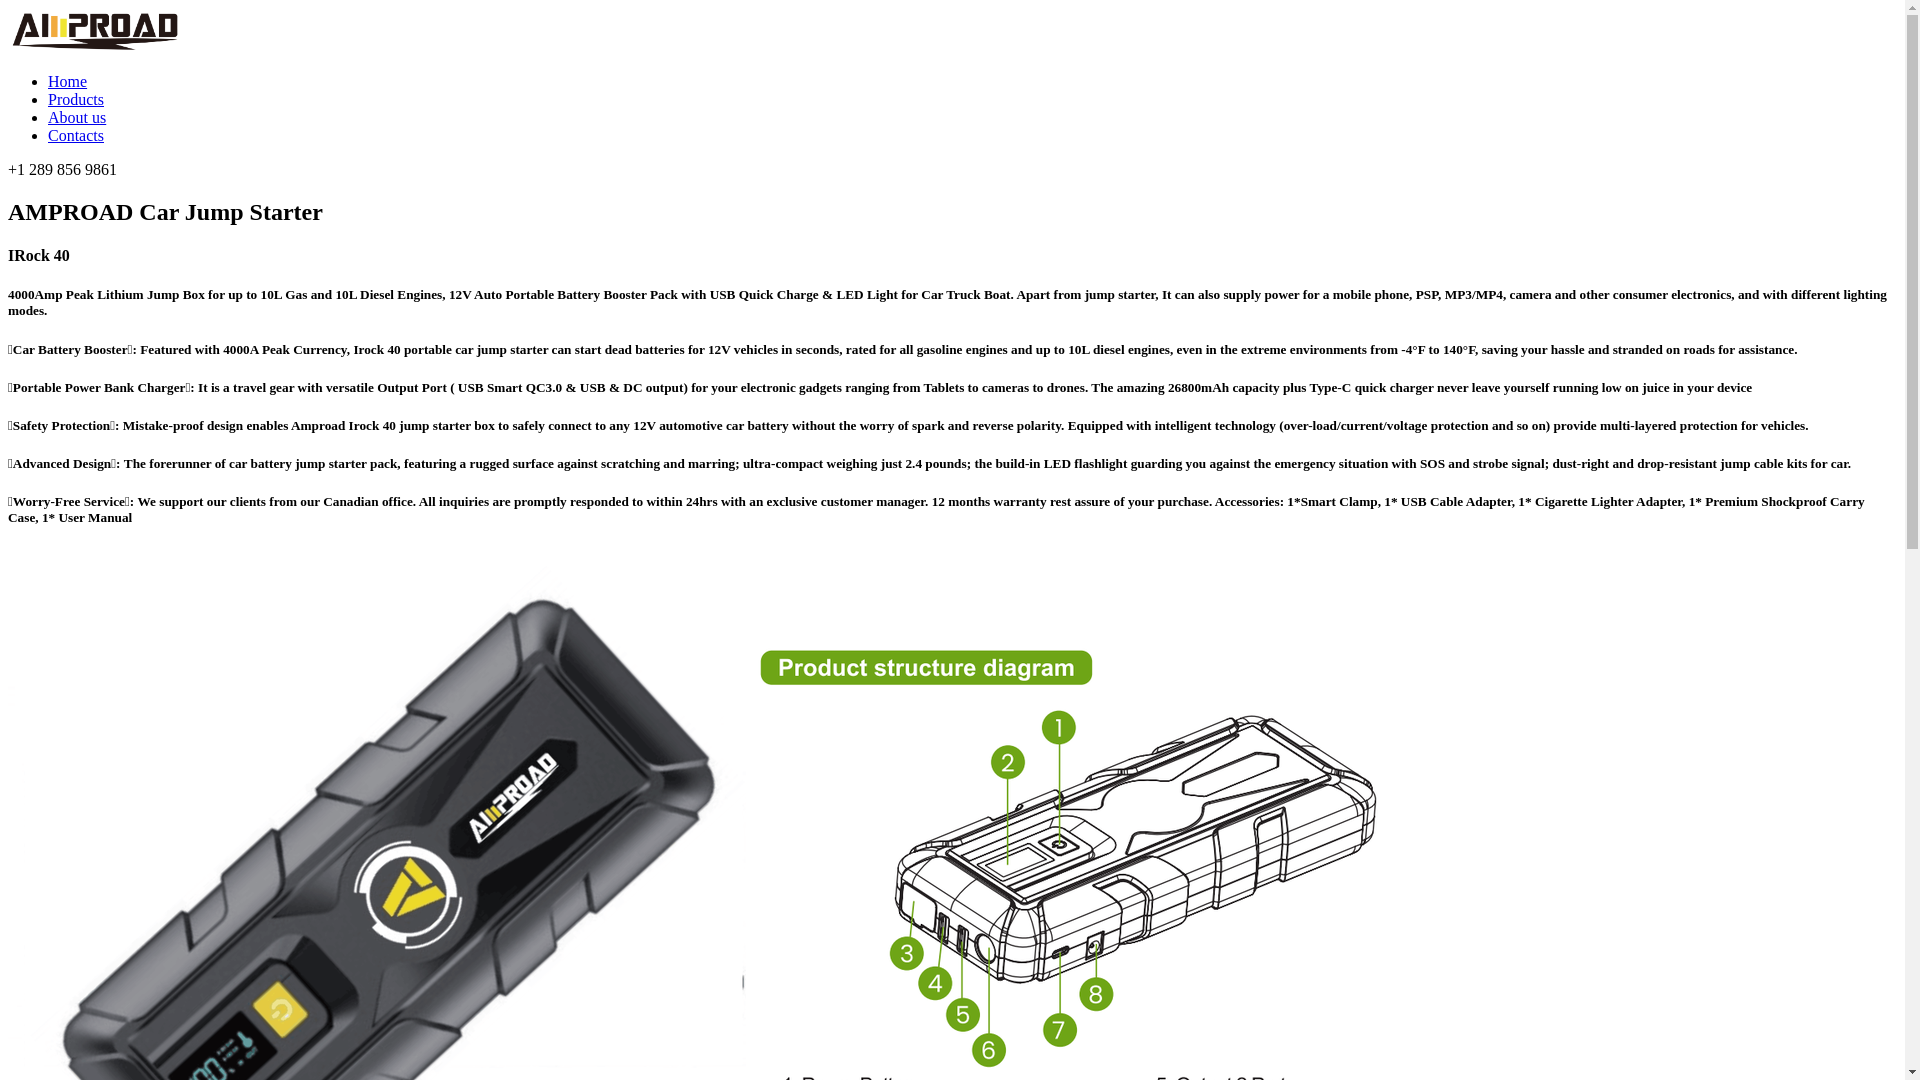 The height and width of the screenshot is (1080, 1920). Describe the element at coordinates (48, 117) in the screenshot. I see `'About us'` at that location.